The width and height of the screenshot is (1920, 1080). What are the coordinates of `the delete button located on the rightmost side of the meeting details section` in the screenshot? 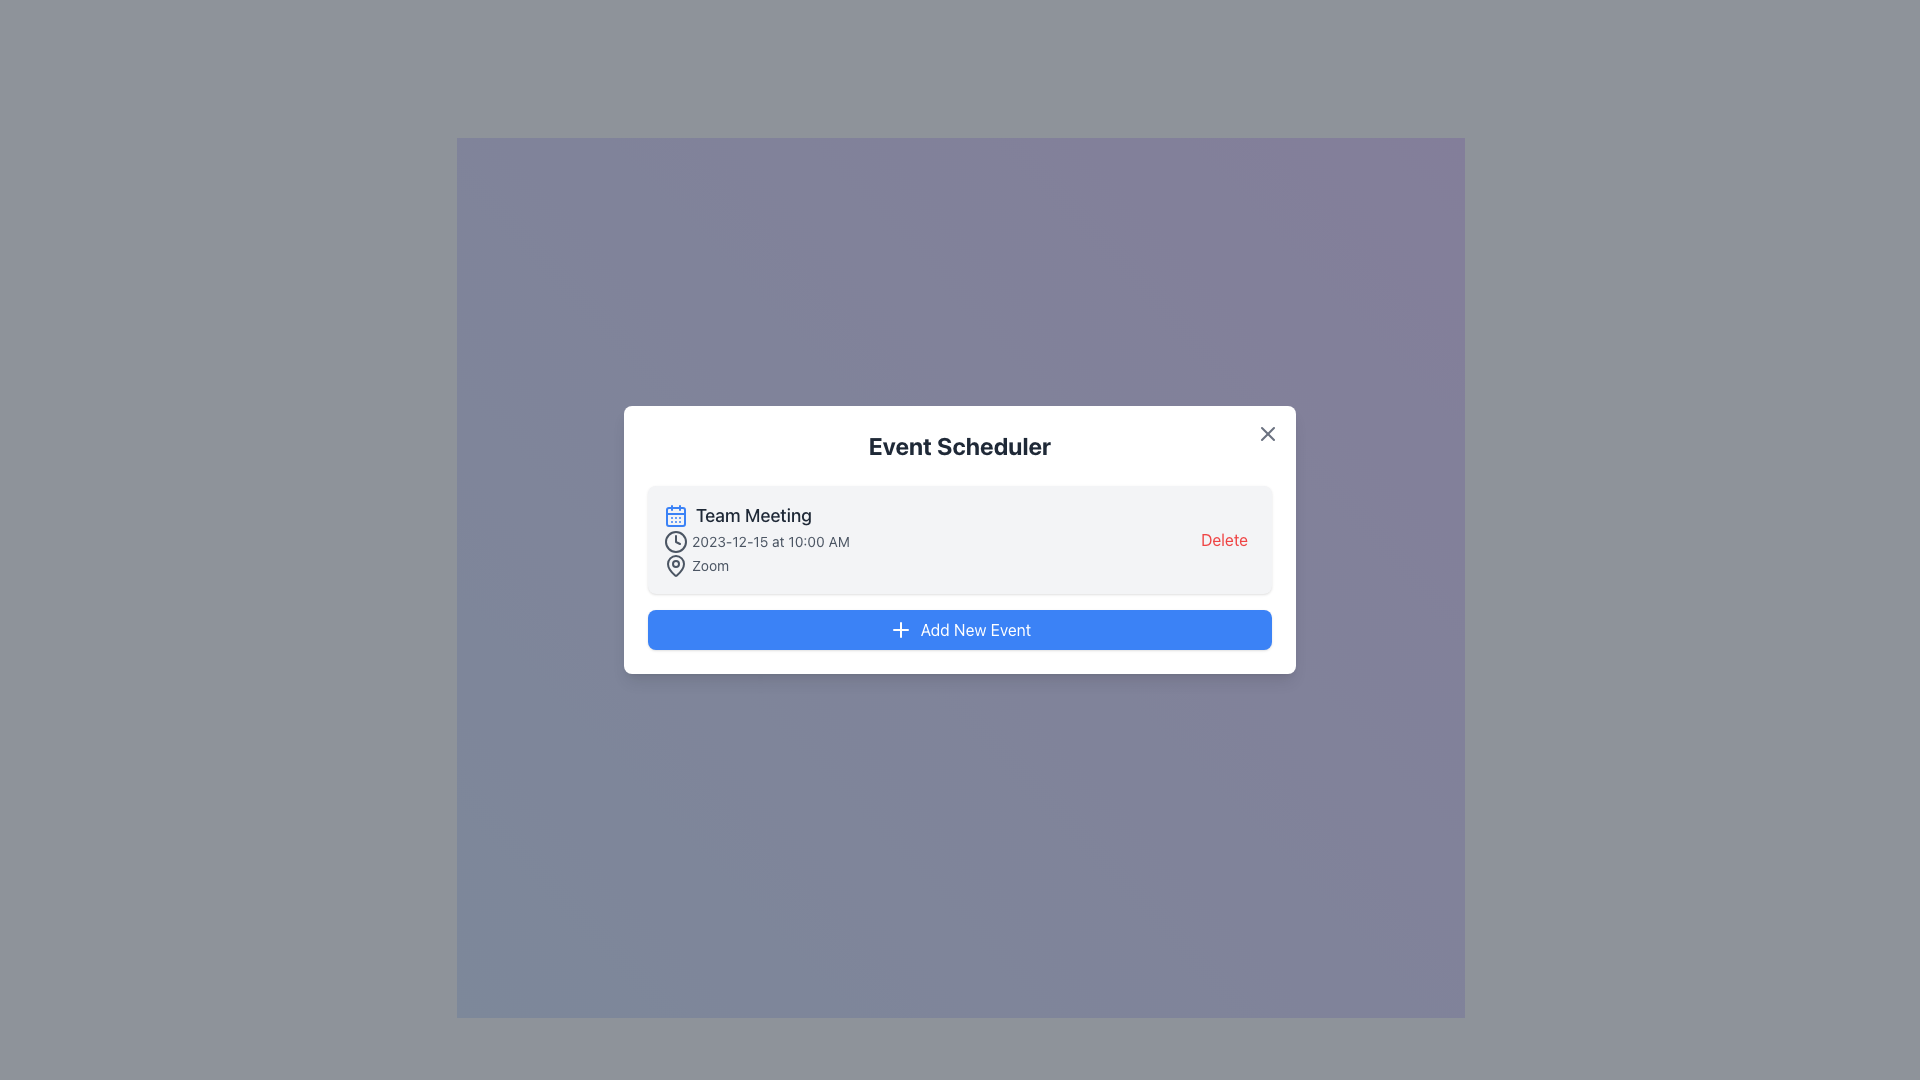 It's located at (1223, 540).